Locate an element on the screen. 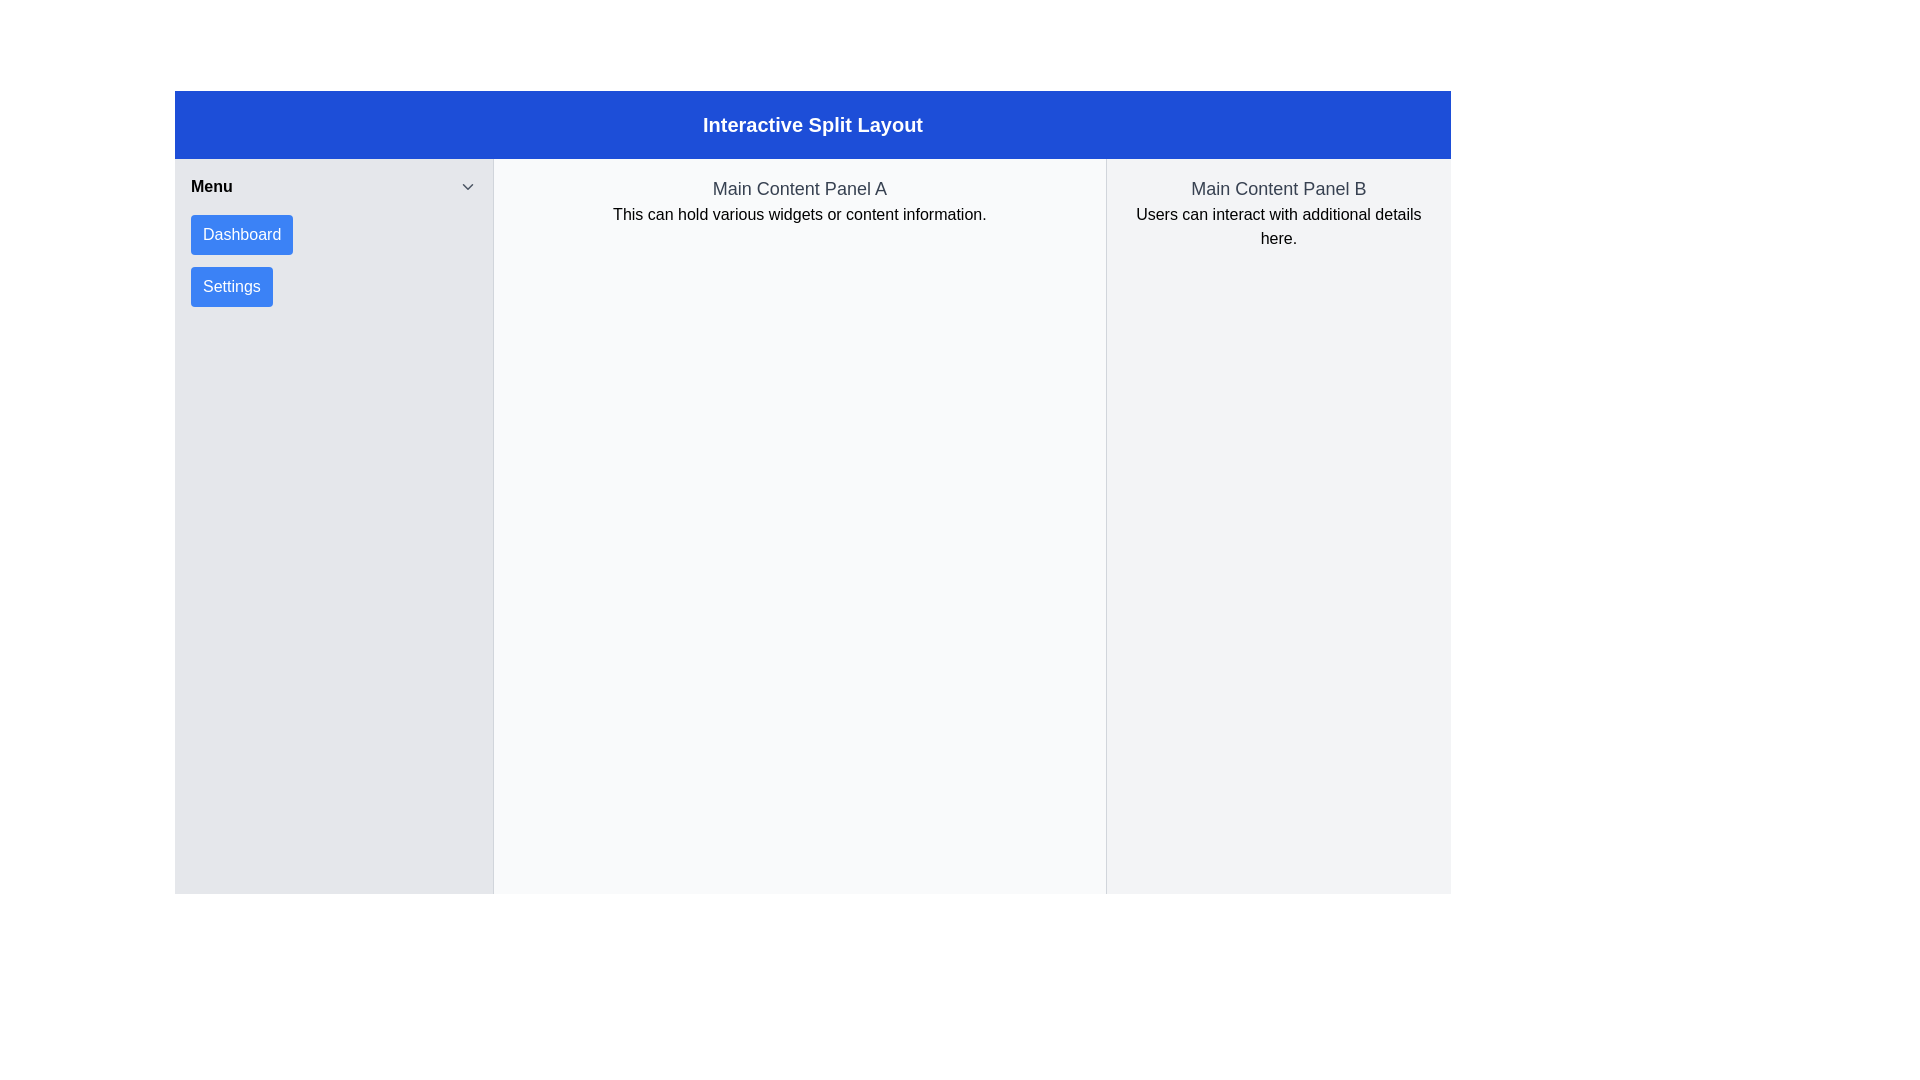 The width and height of the screenshot is (1920, 1080). the blue 'Settings' button with white text located below the 'Dashboard' button in the left sidebar menu is located at coordinates (231, 286).